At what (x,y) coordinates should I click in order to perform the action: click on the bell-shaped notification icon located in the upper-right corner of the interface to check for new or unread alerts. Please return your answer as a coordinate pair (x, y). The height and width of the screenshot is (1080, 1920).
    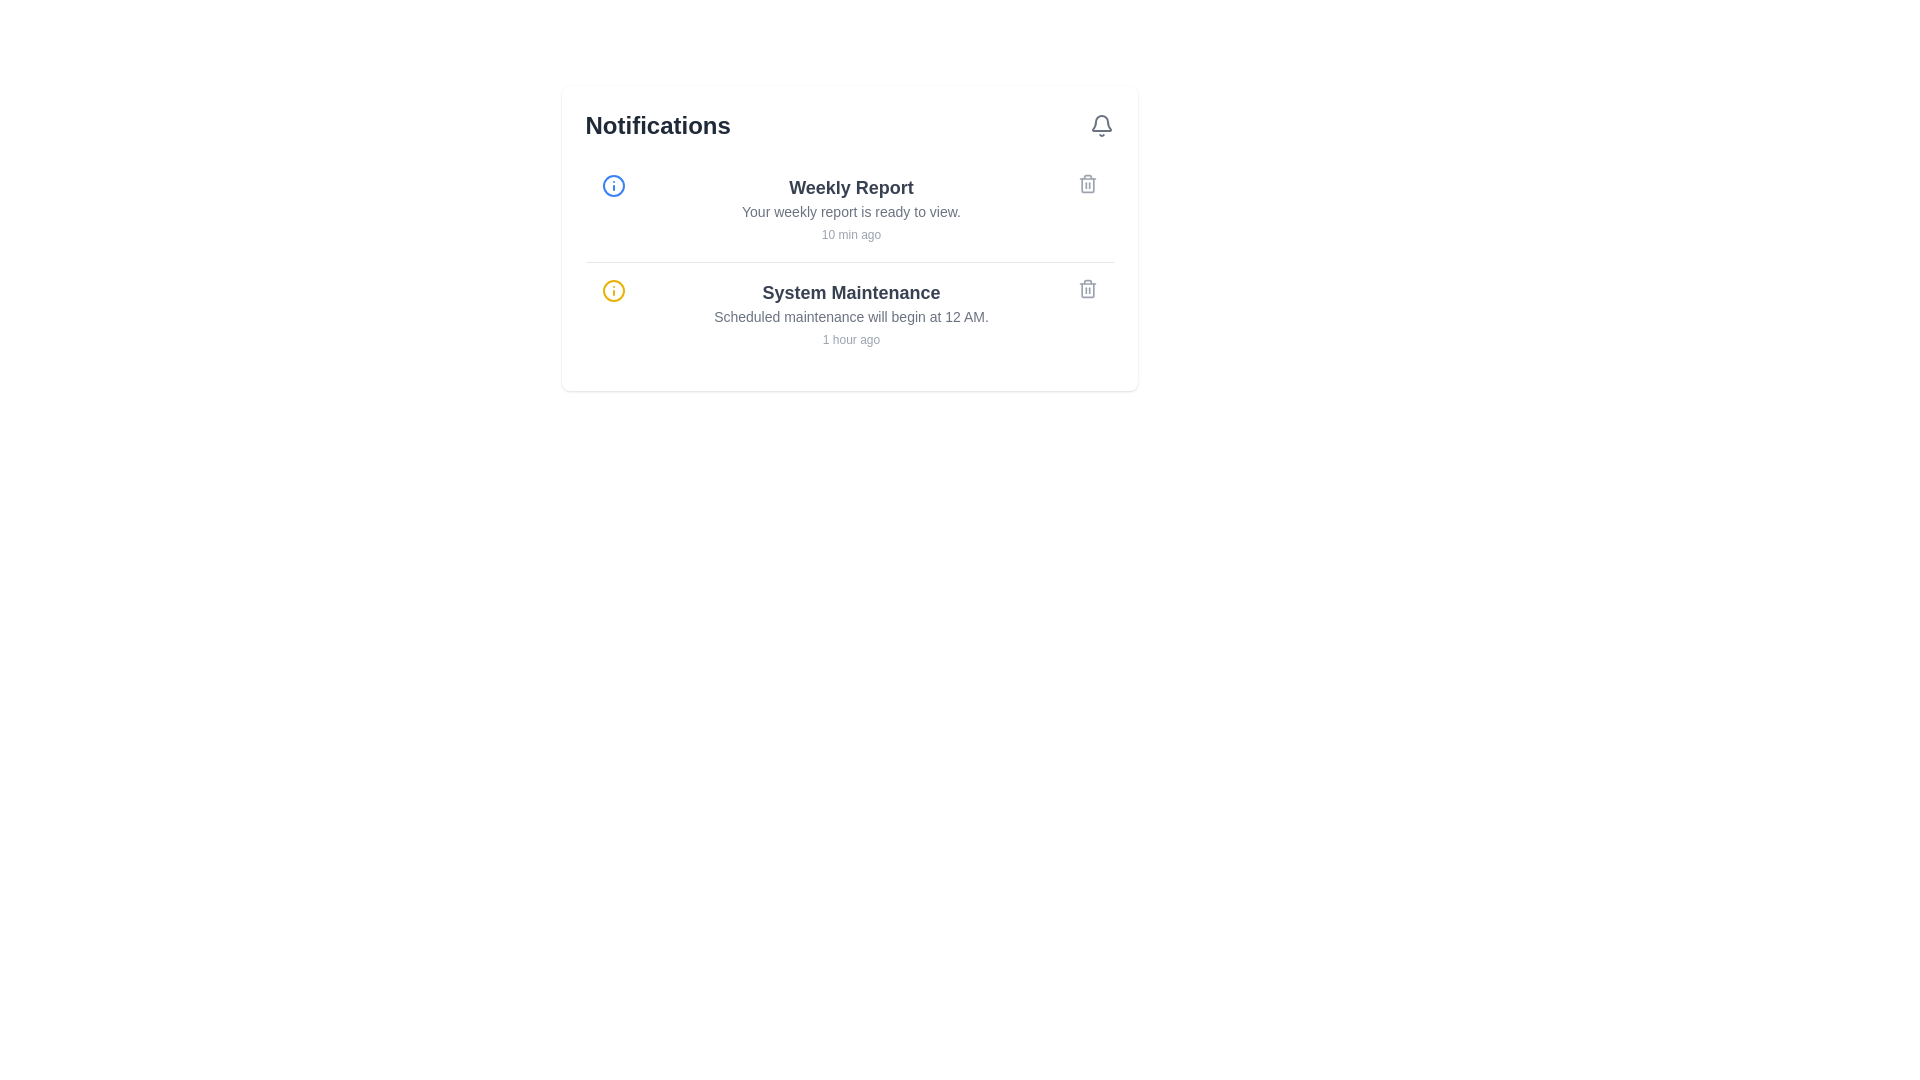
    Looking at the image, I should click on (1100, 123).